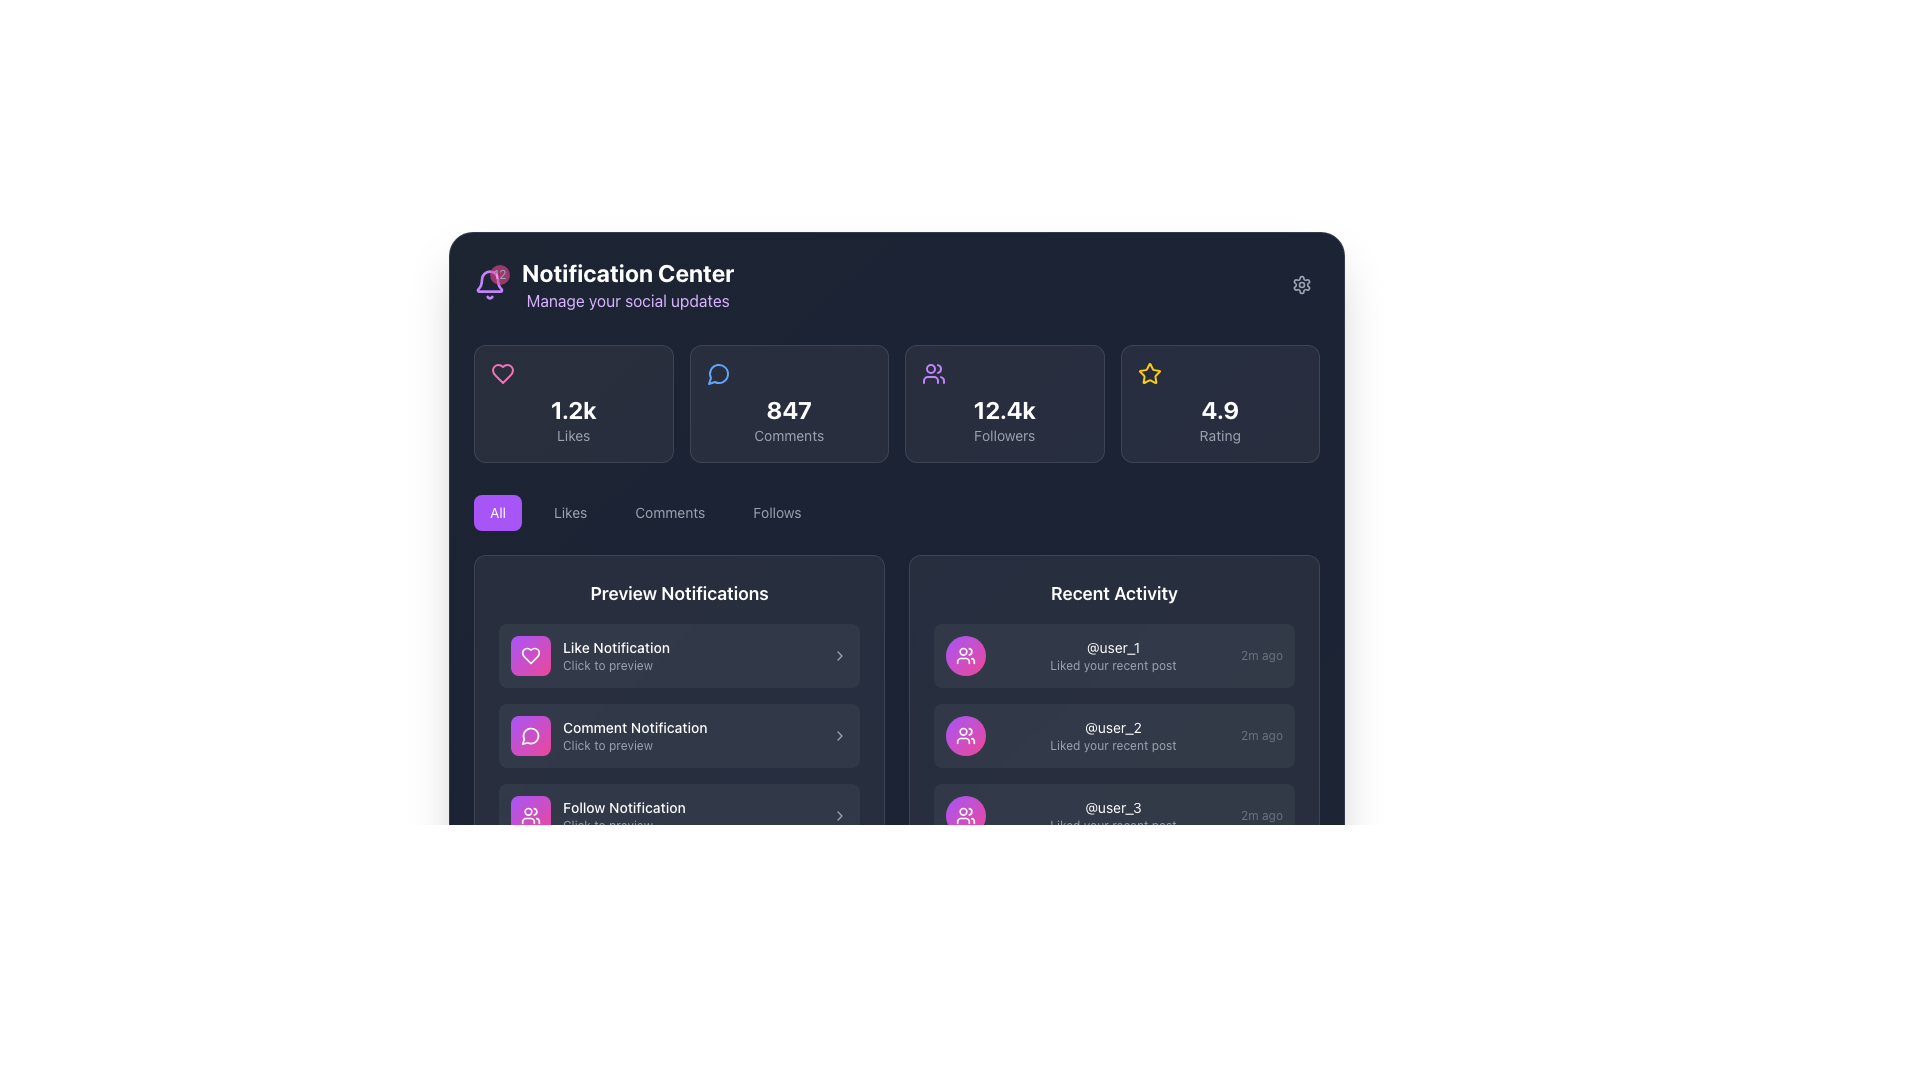 The image size is (1920, 1080). I want to click on the heart-shaped icon with a white outline and a purple-to-pink gradient background, located in the top-left corner next to the '1.2k Likes' count, so click(531, 655).